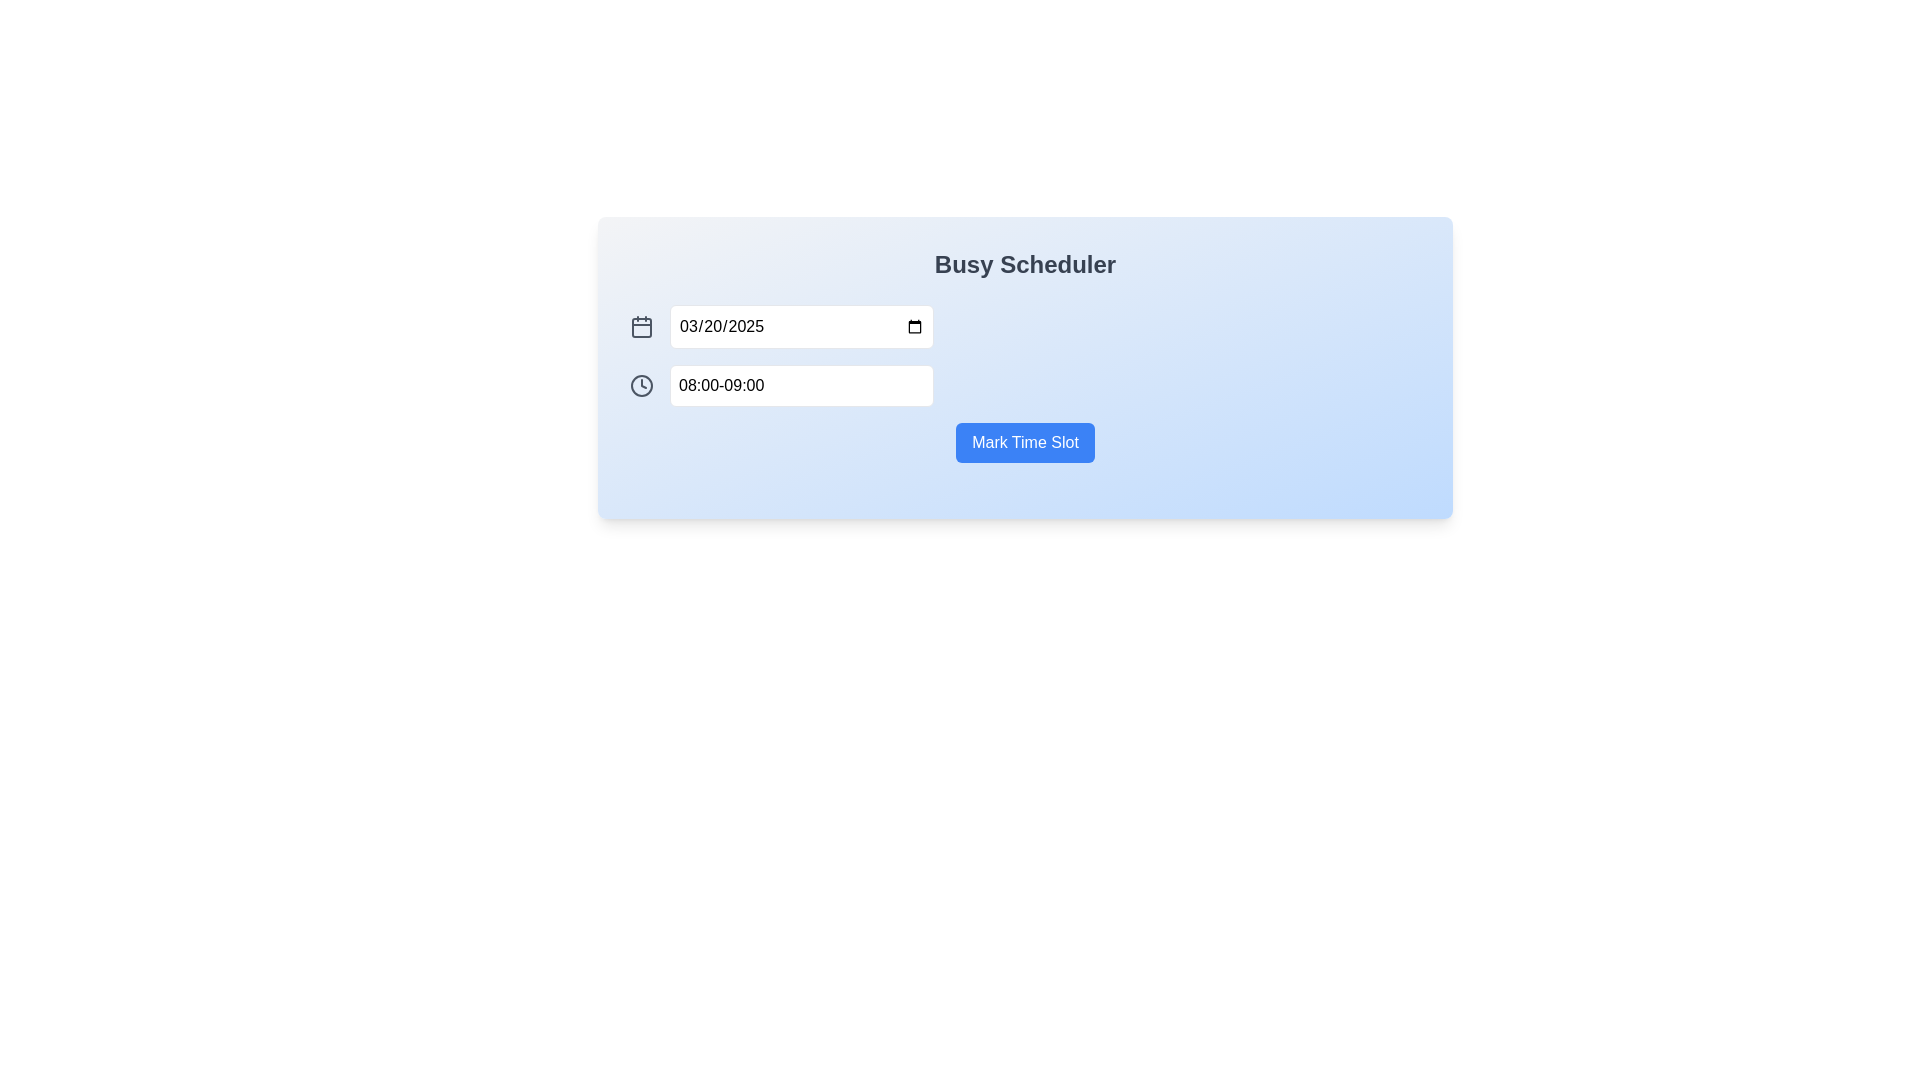 This screenshot has width=1920, height=1080. Describe the element at coordinates (642, 385) in the screenshot. I see `the clock icon, which is a minimalist lined art style image with a circular outline and clock hands, located to the left of the time input field` at that location.